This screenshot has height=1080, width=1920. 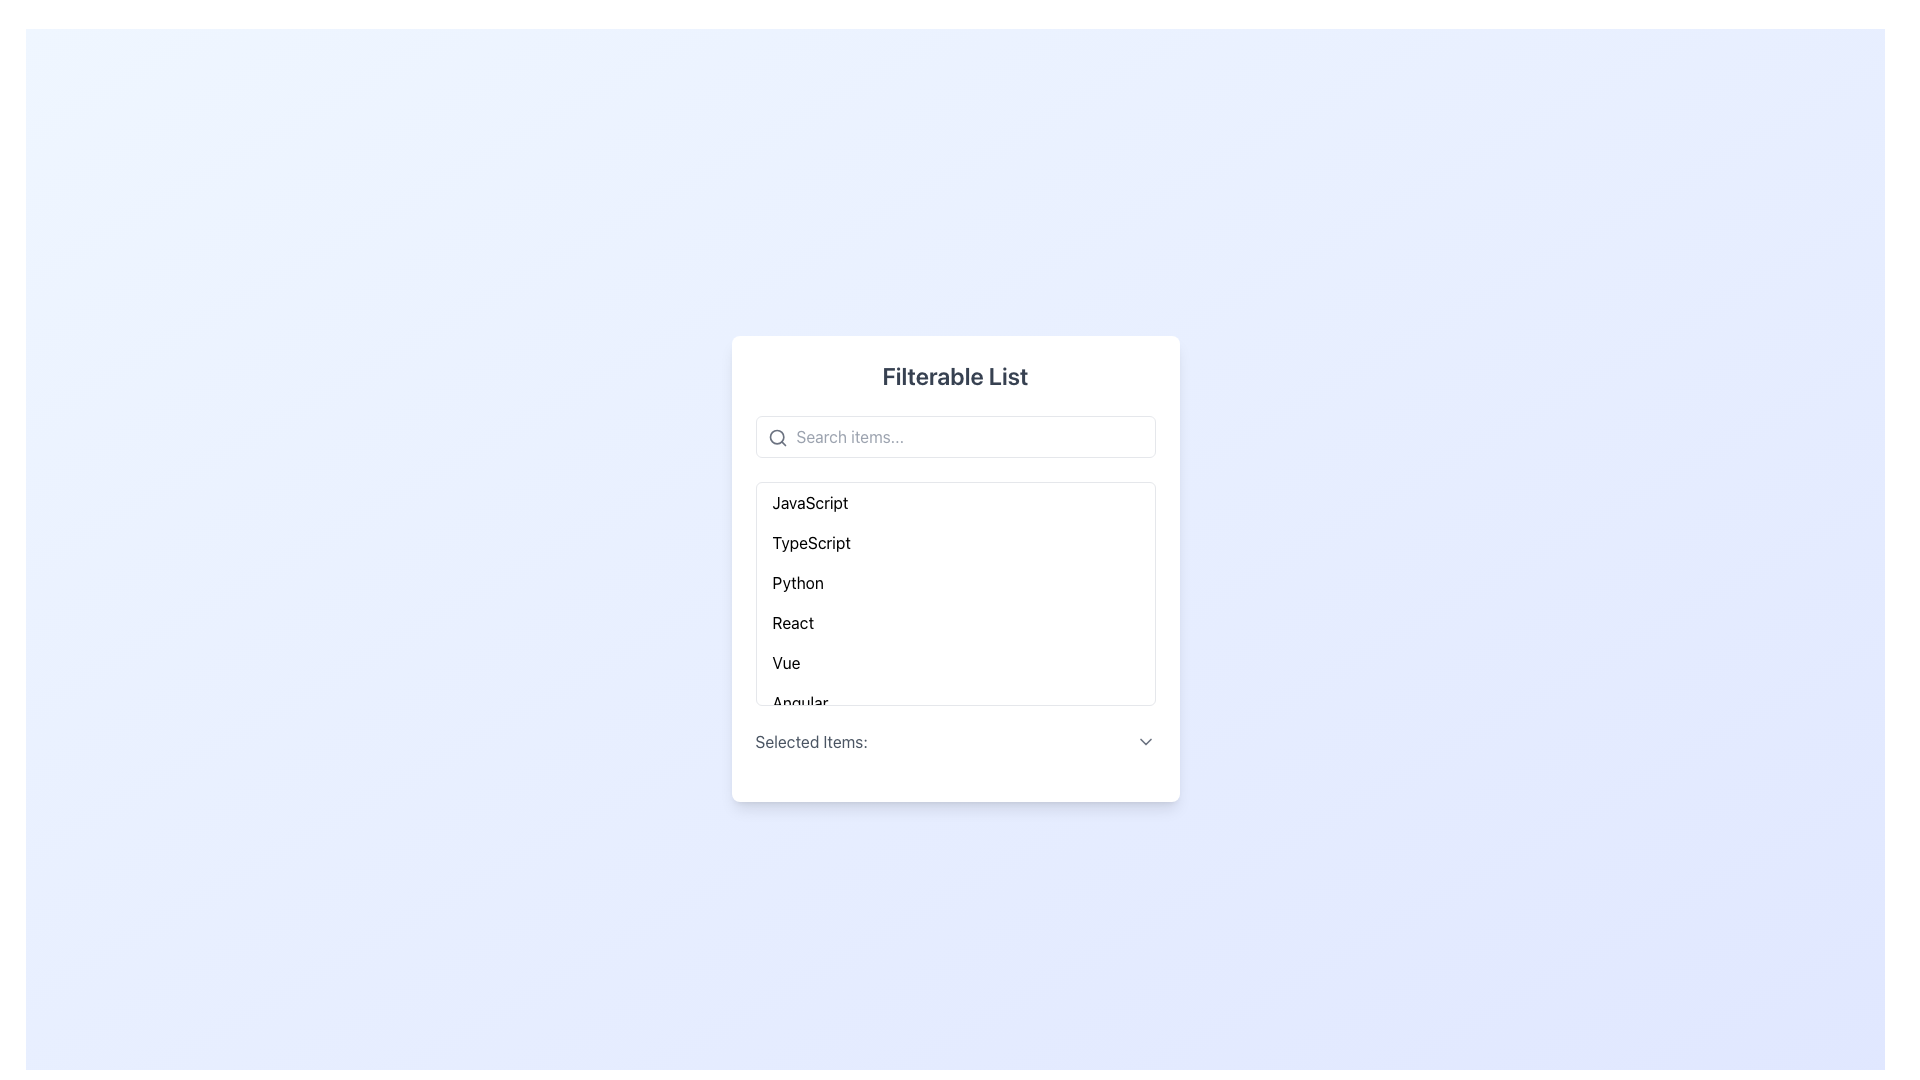 I want to click on the second item in the filterable list of programming languages, located between 'JavaScript' and 'Python', so click(x=954, y=543).